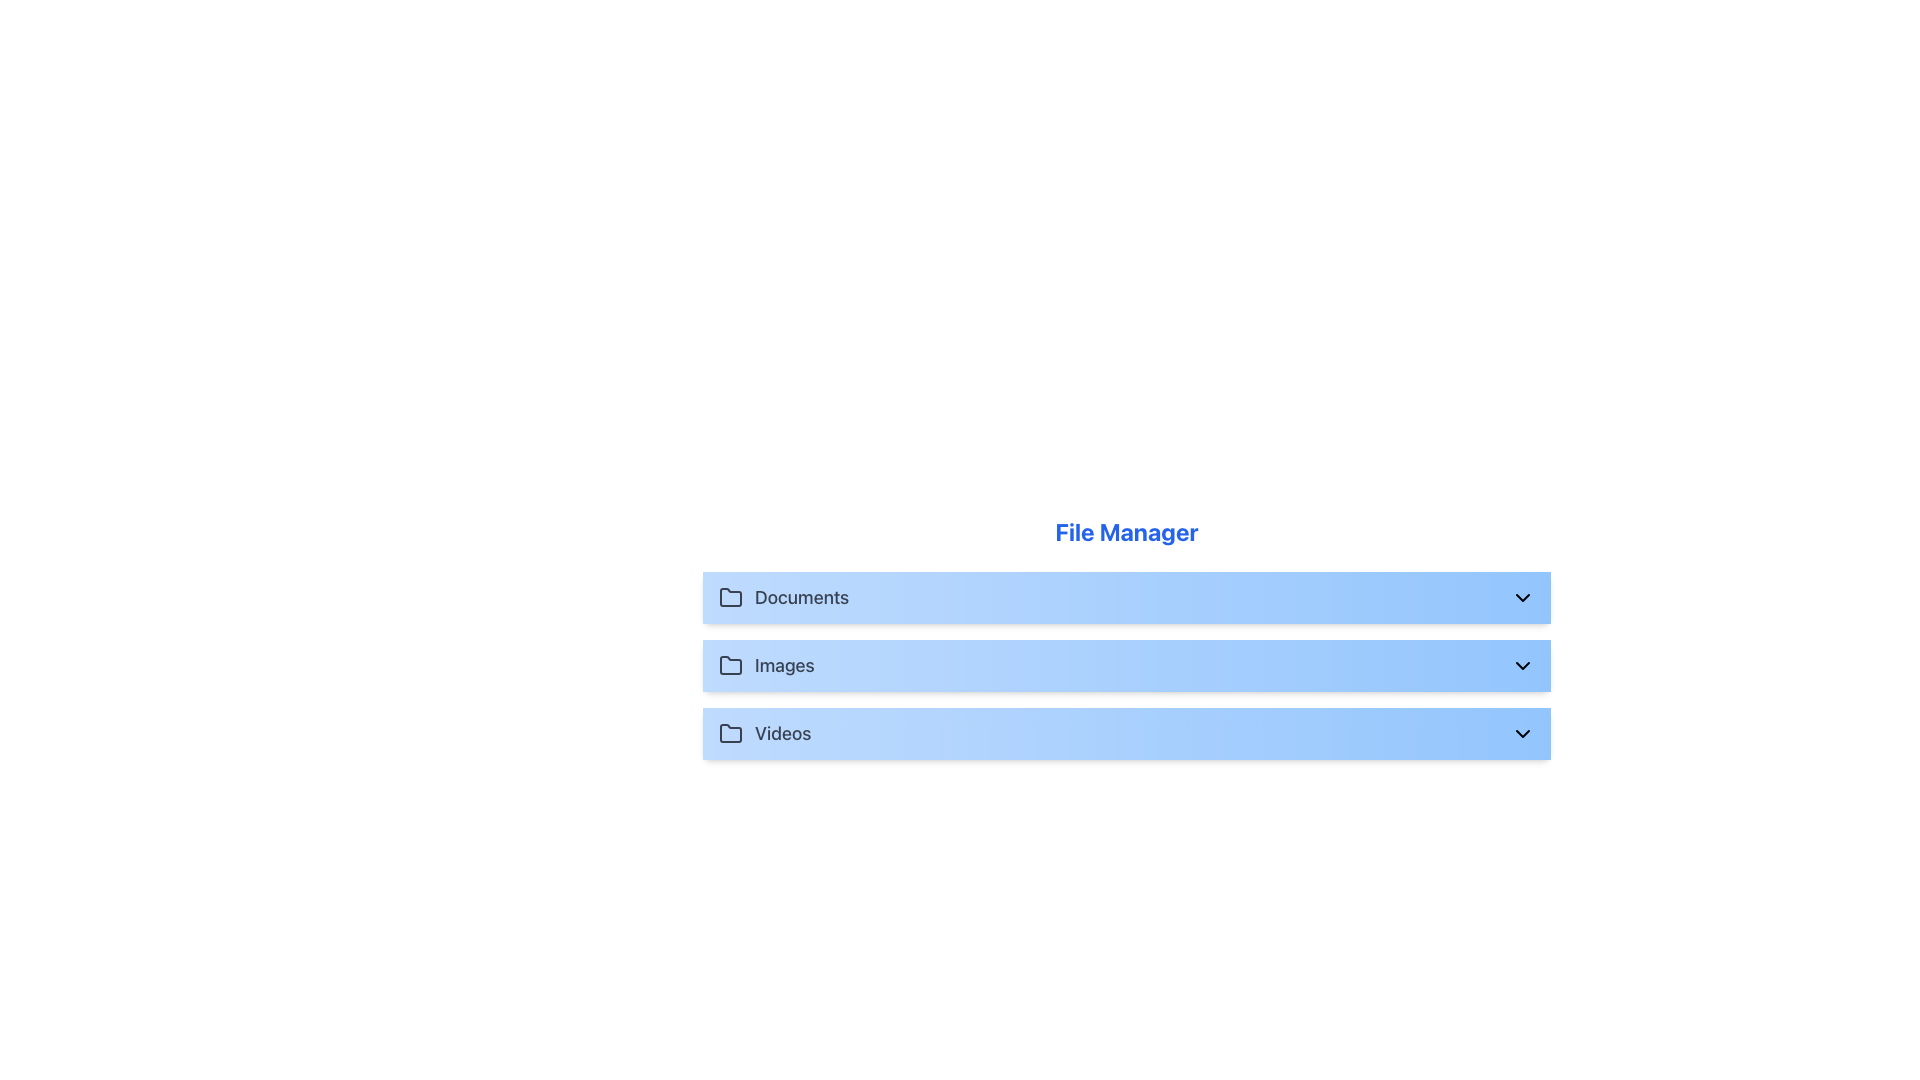 This screenshot has height=1080, width=1920. Describe the element at coordinates (729, 732) in the screenshot. I see `the 'Videos' folder icon` at that location.